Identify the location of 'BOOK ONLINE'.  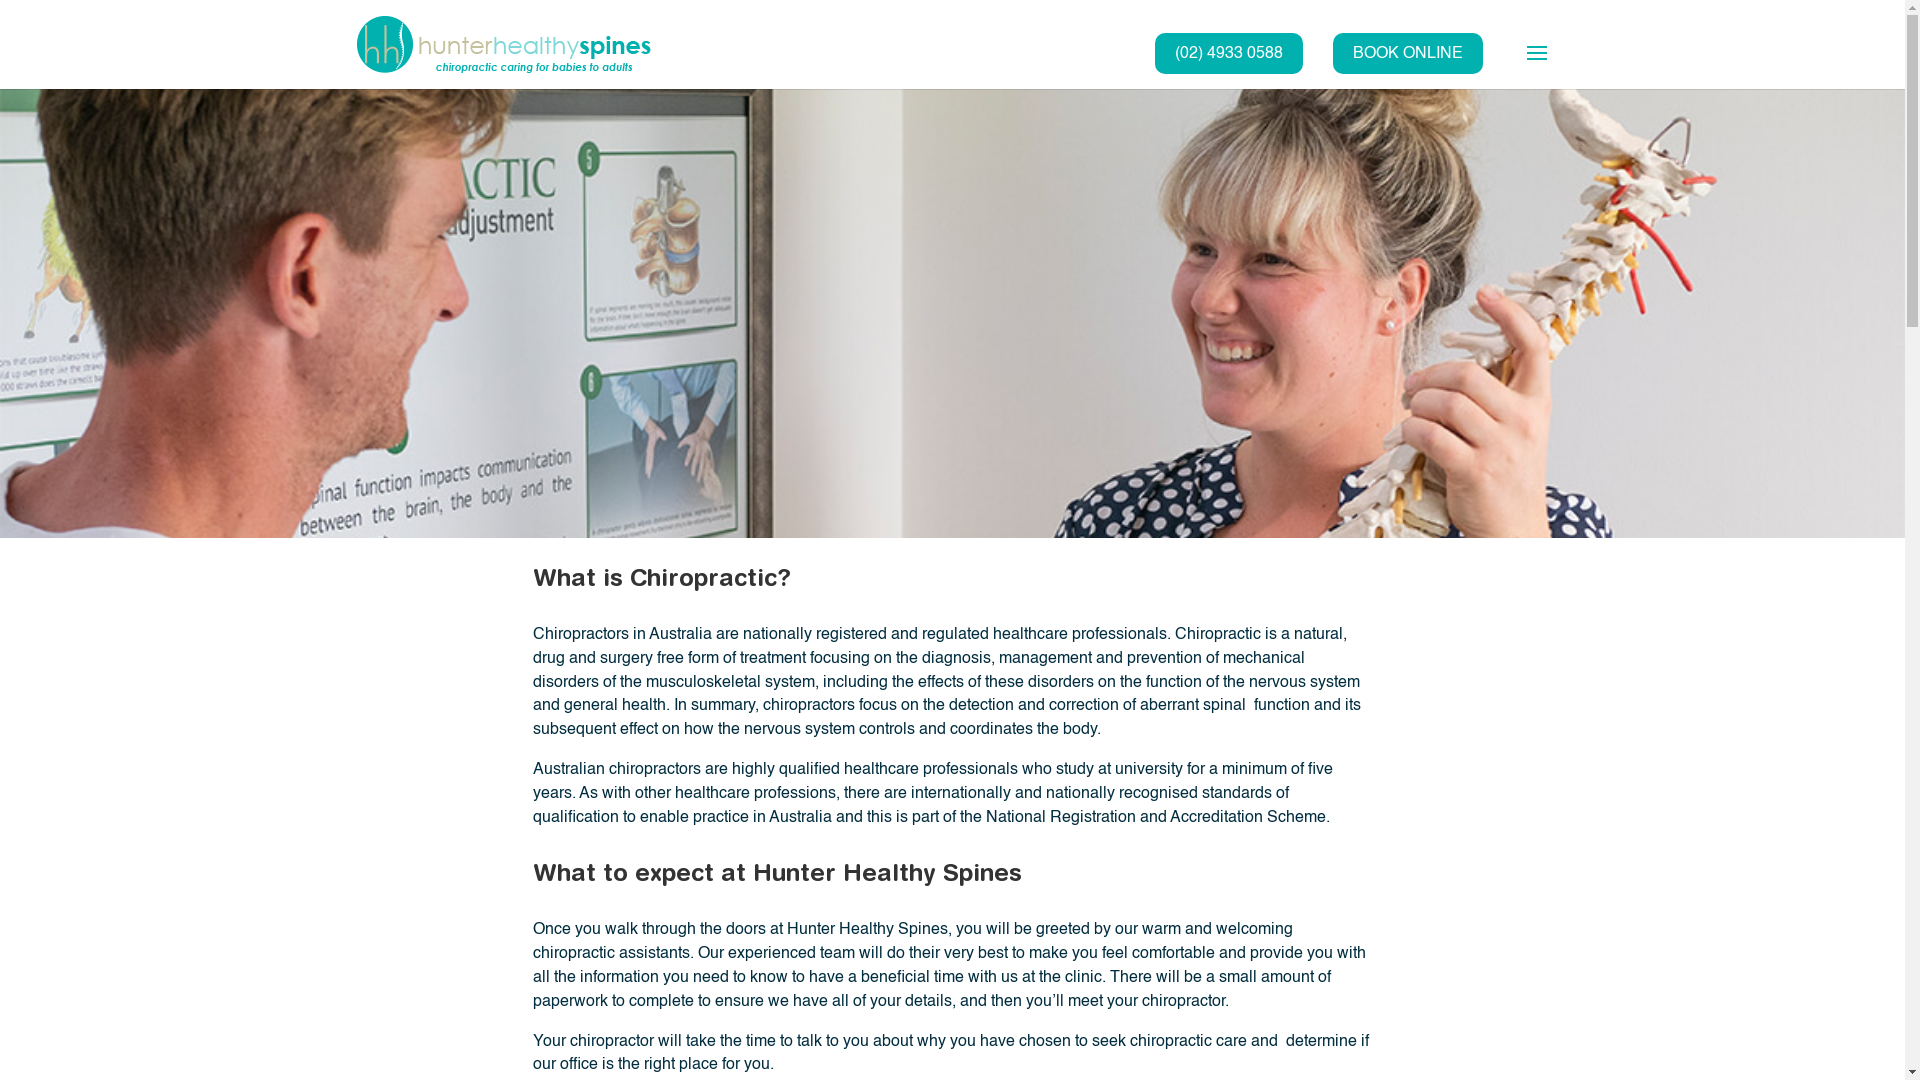
(1405, 53).